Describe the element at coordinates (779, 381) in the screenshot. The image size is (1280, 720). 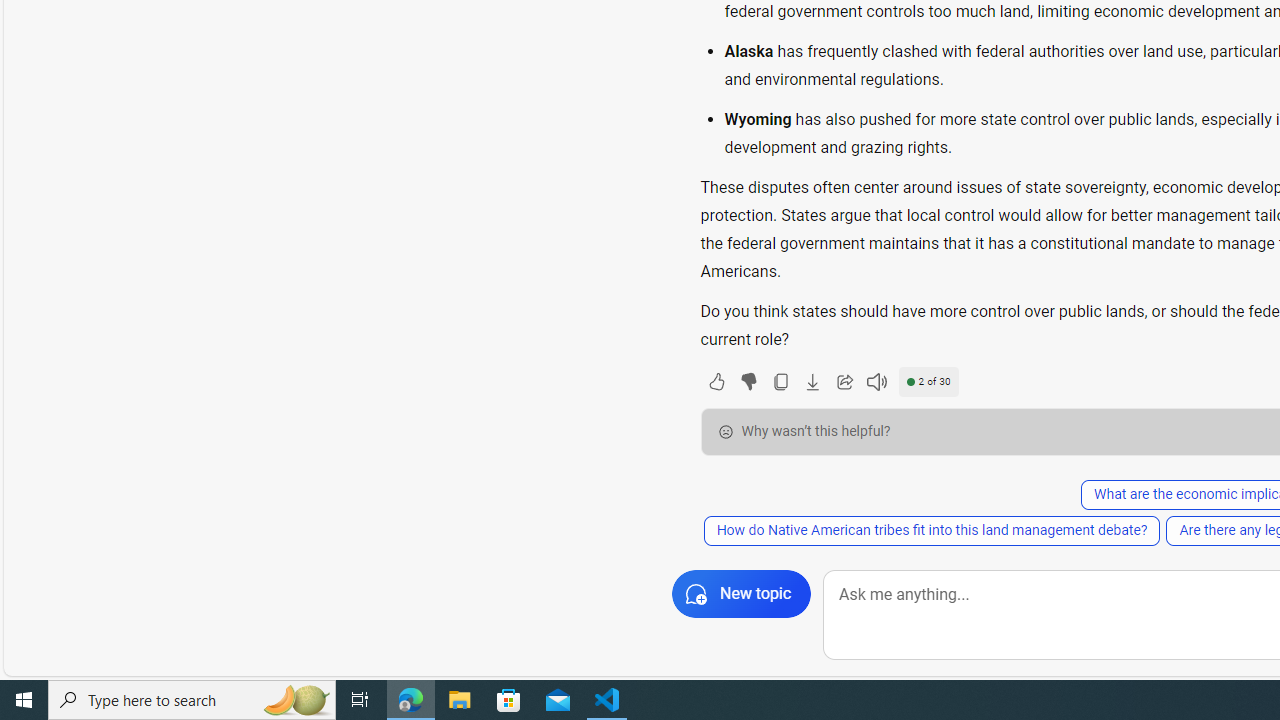
I see `'Copy'` at that location.